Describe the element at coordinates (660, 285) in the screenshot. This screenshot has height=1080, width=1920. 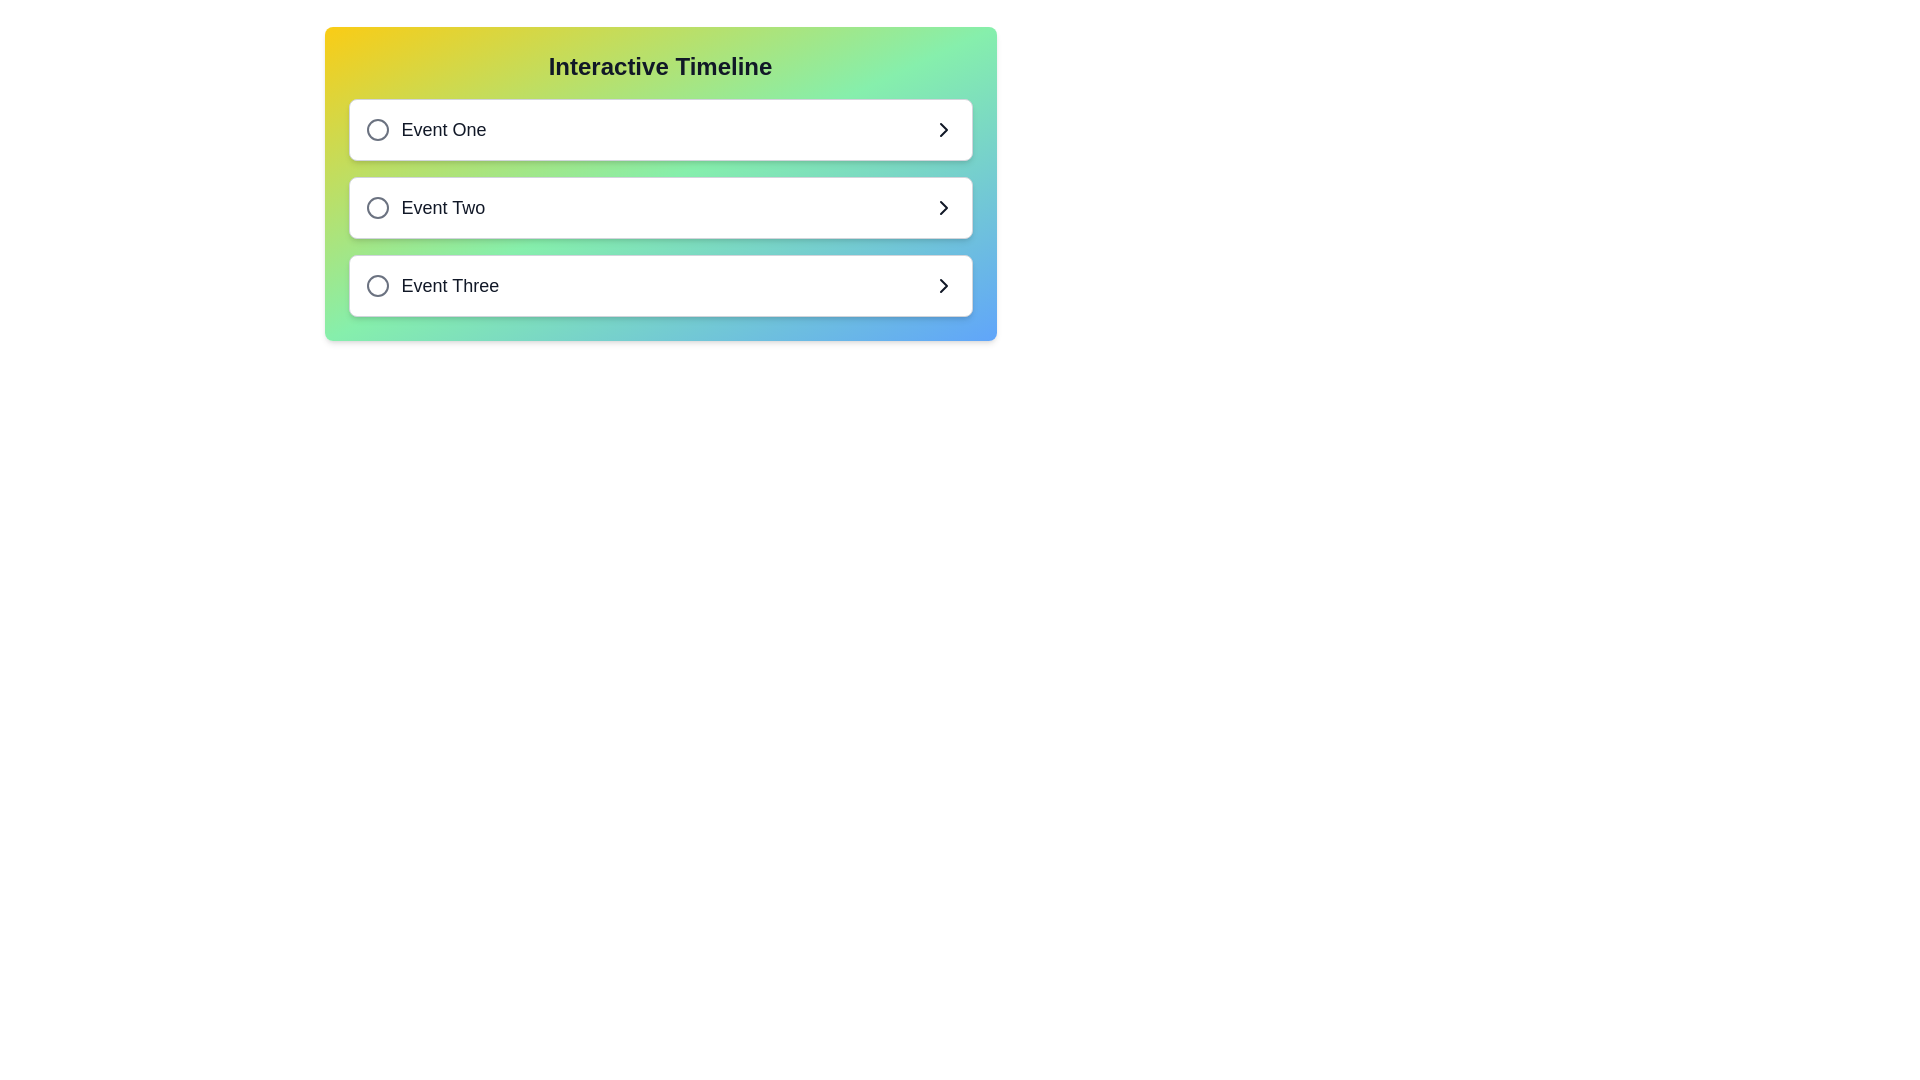
I see `the third selectable list item representing 'Event Three'` at that location.